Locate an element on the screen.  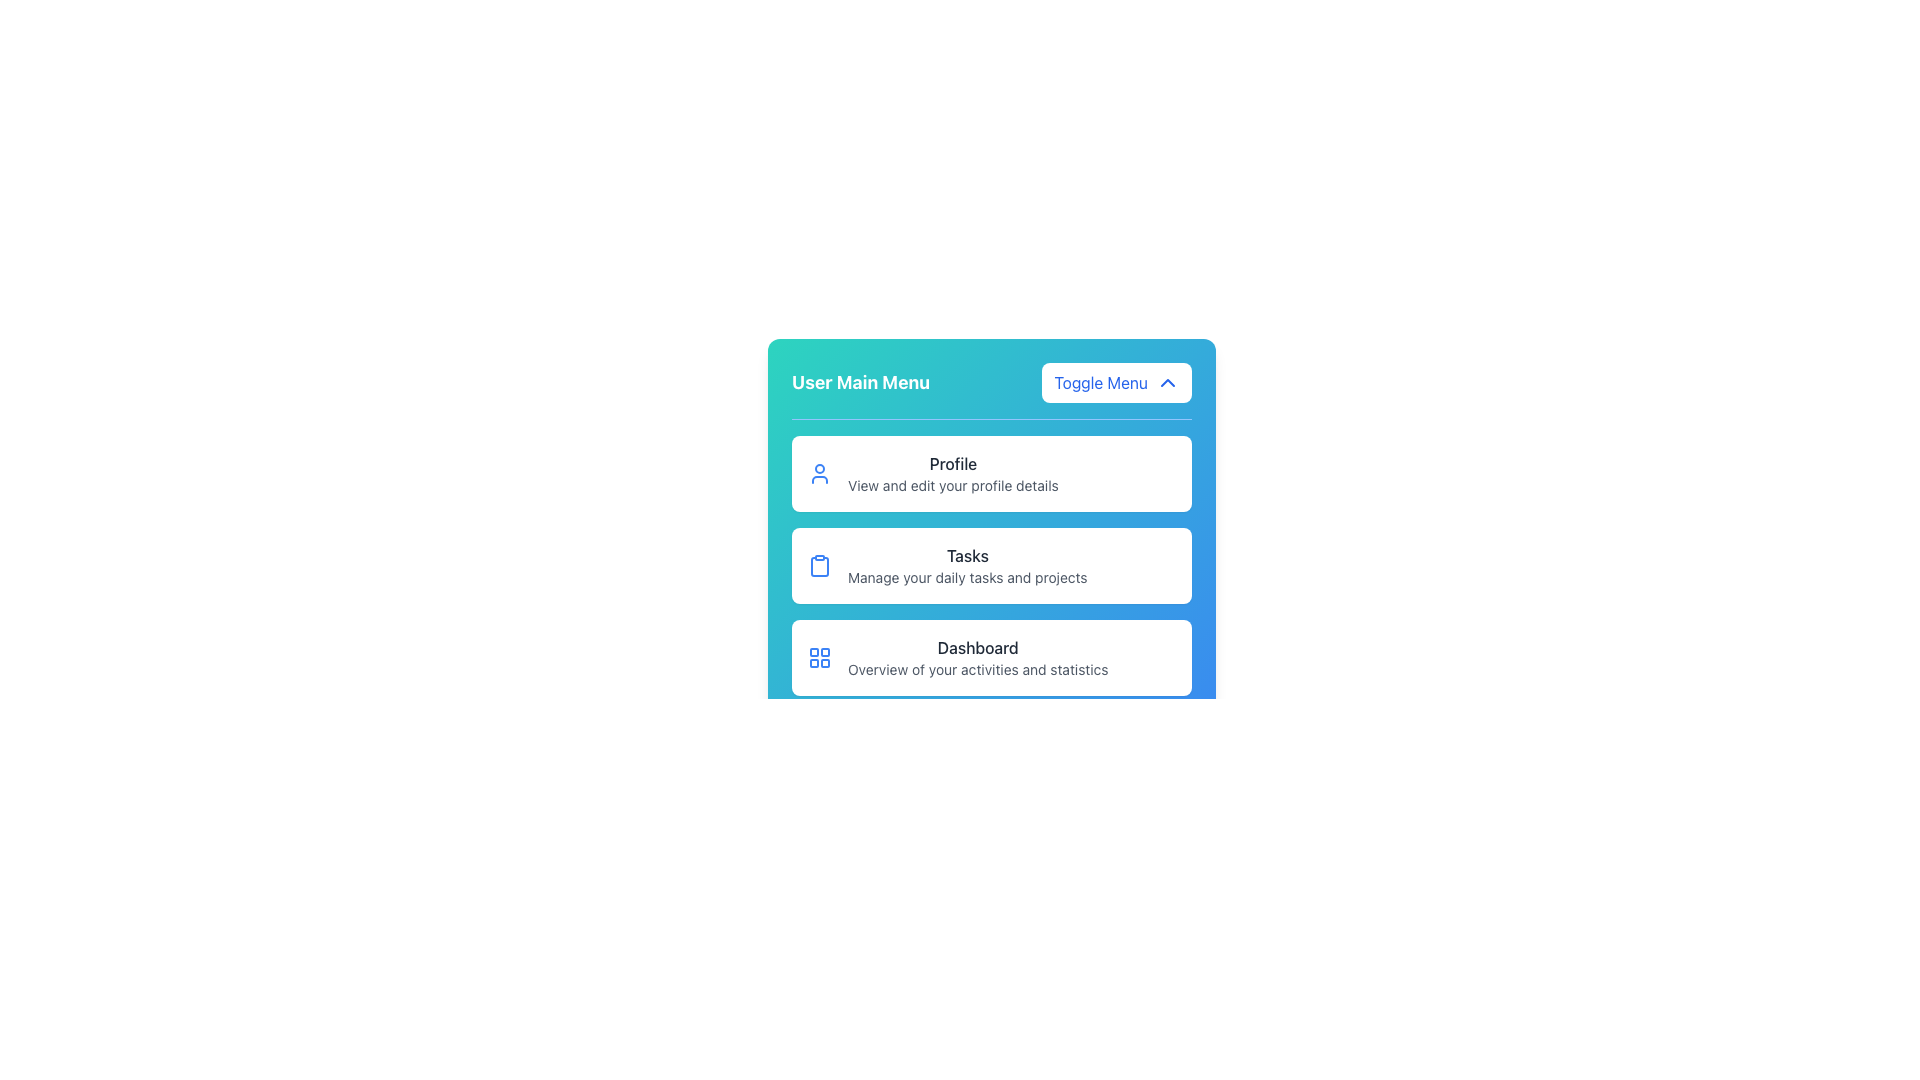
the textual label displaying 'Tasks' in the vertical menu, which is centrally located above the descriptive text 'Manage your daily tasks and projects.' is located at coordinates (967, 555).